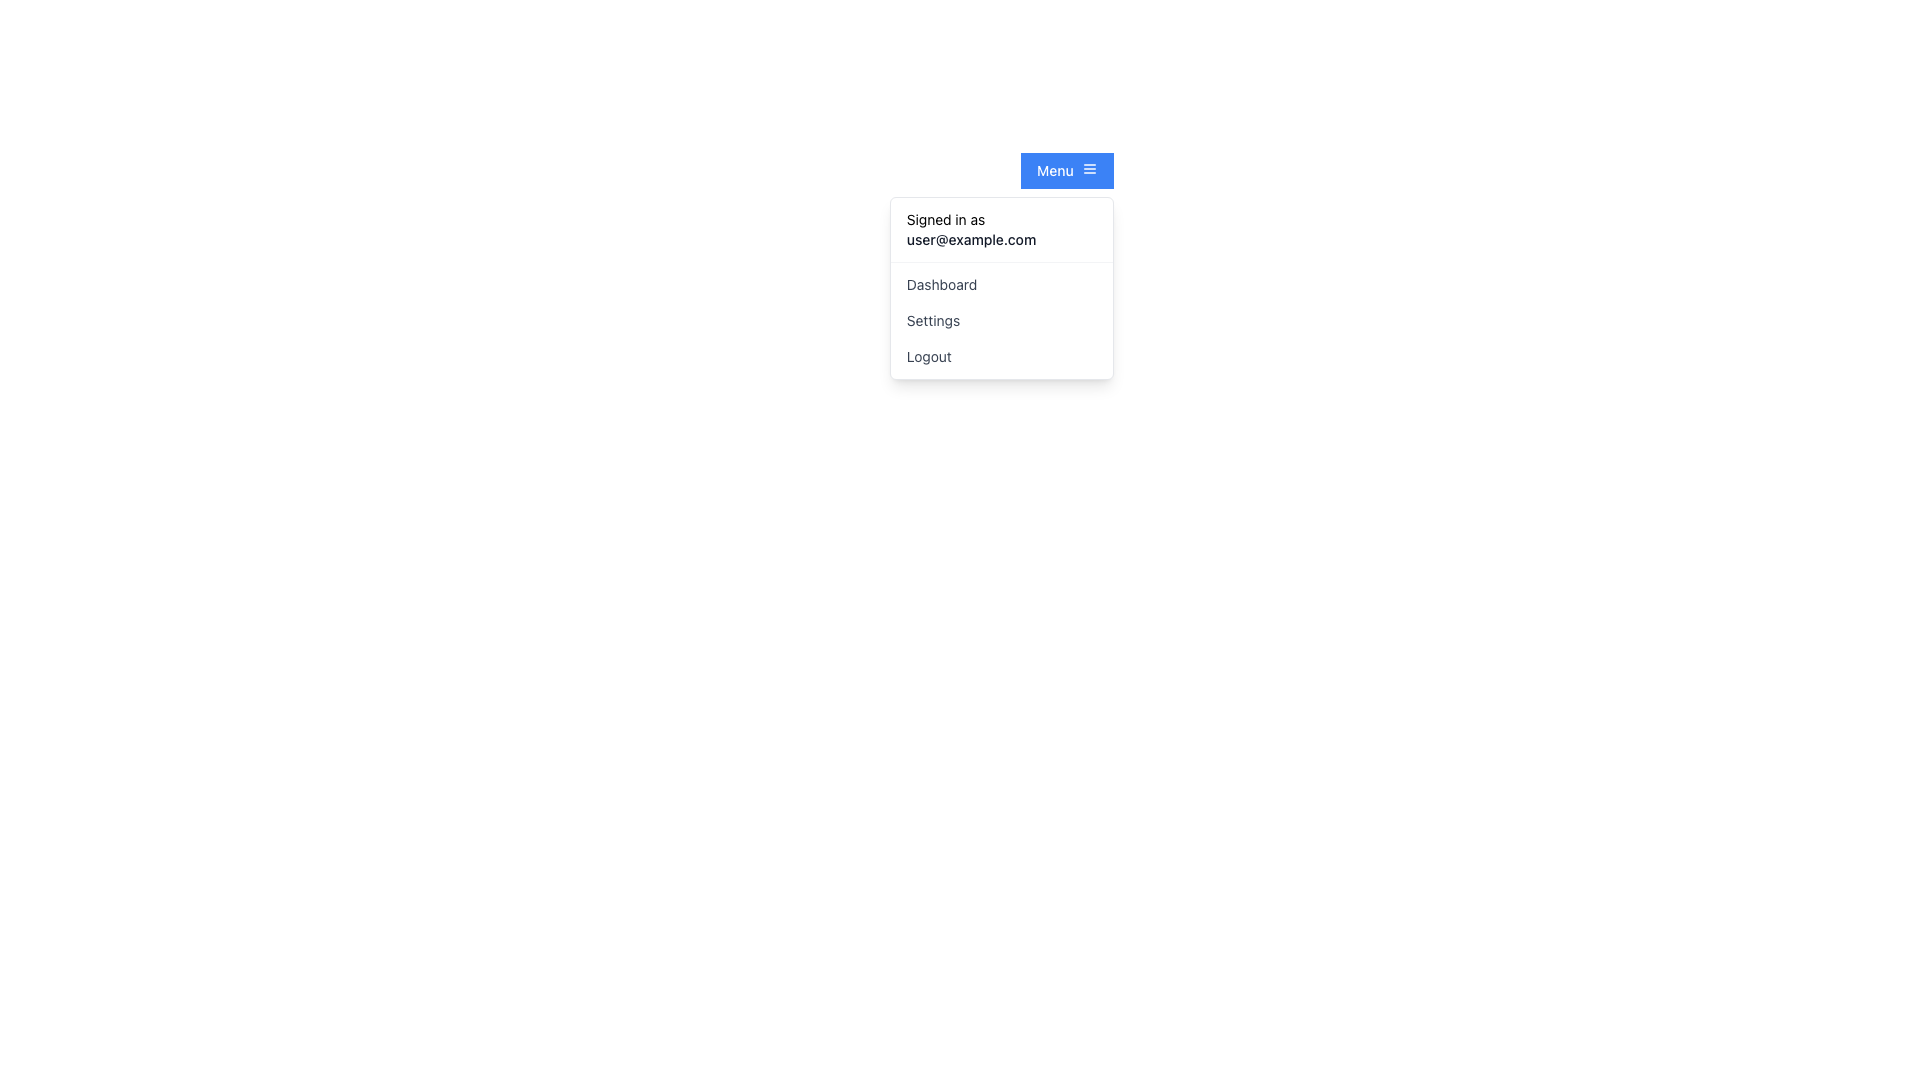 This screenshot has height=1080, width=1920. Describe the element at coordinates (1088, 168) in the screenshot. I see `the icon located in the top-right corner of the blue rectangular button labeled 'Menu'` at that location.